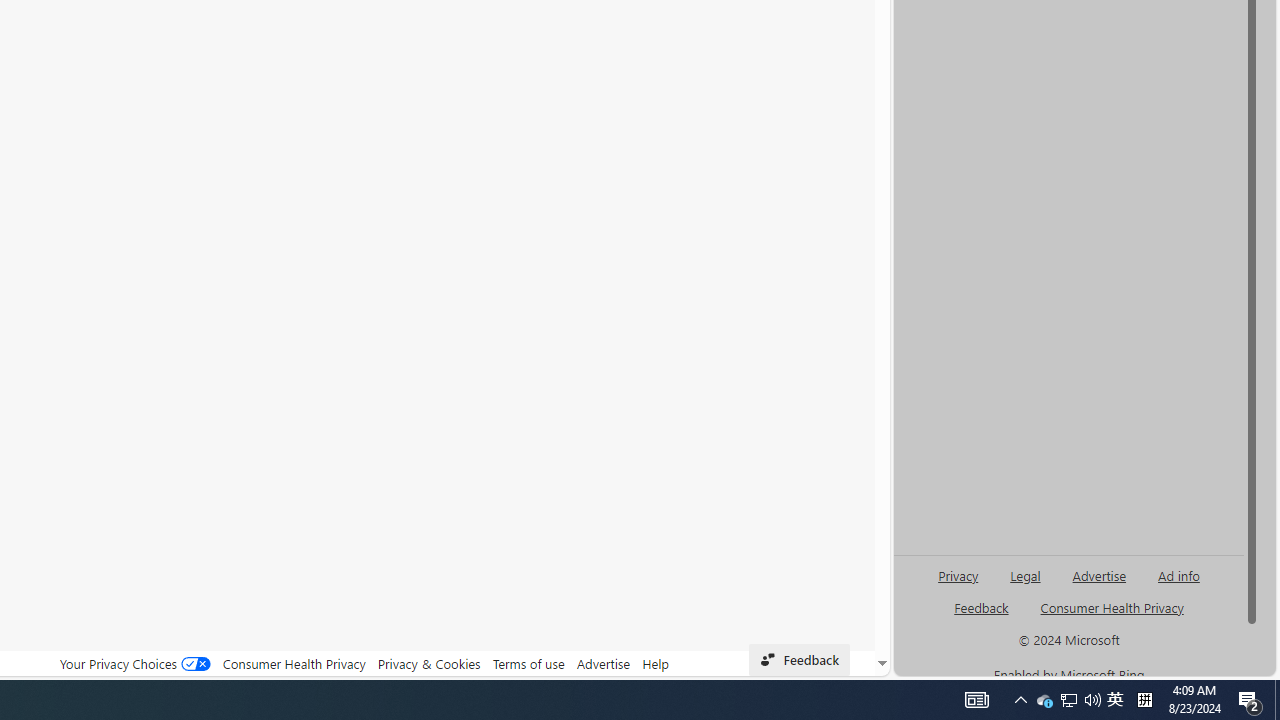 Image resolution: width=1280 pixels, height=720 pixels. What do you see at coordinates (134, 663) in the screenshot?
I see `'Your Privacy Choices'` at bounding box center [134, 663].